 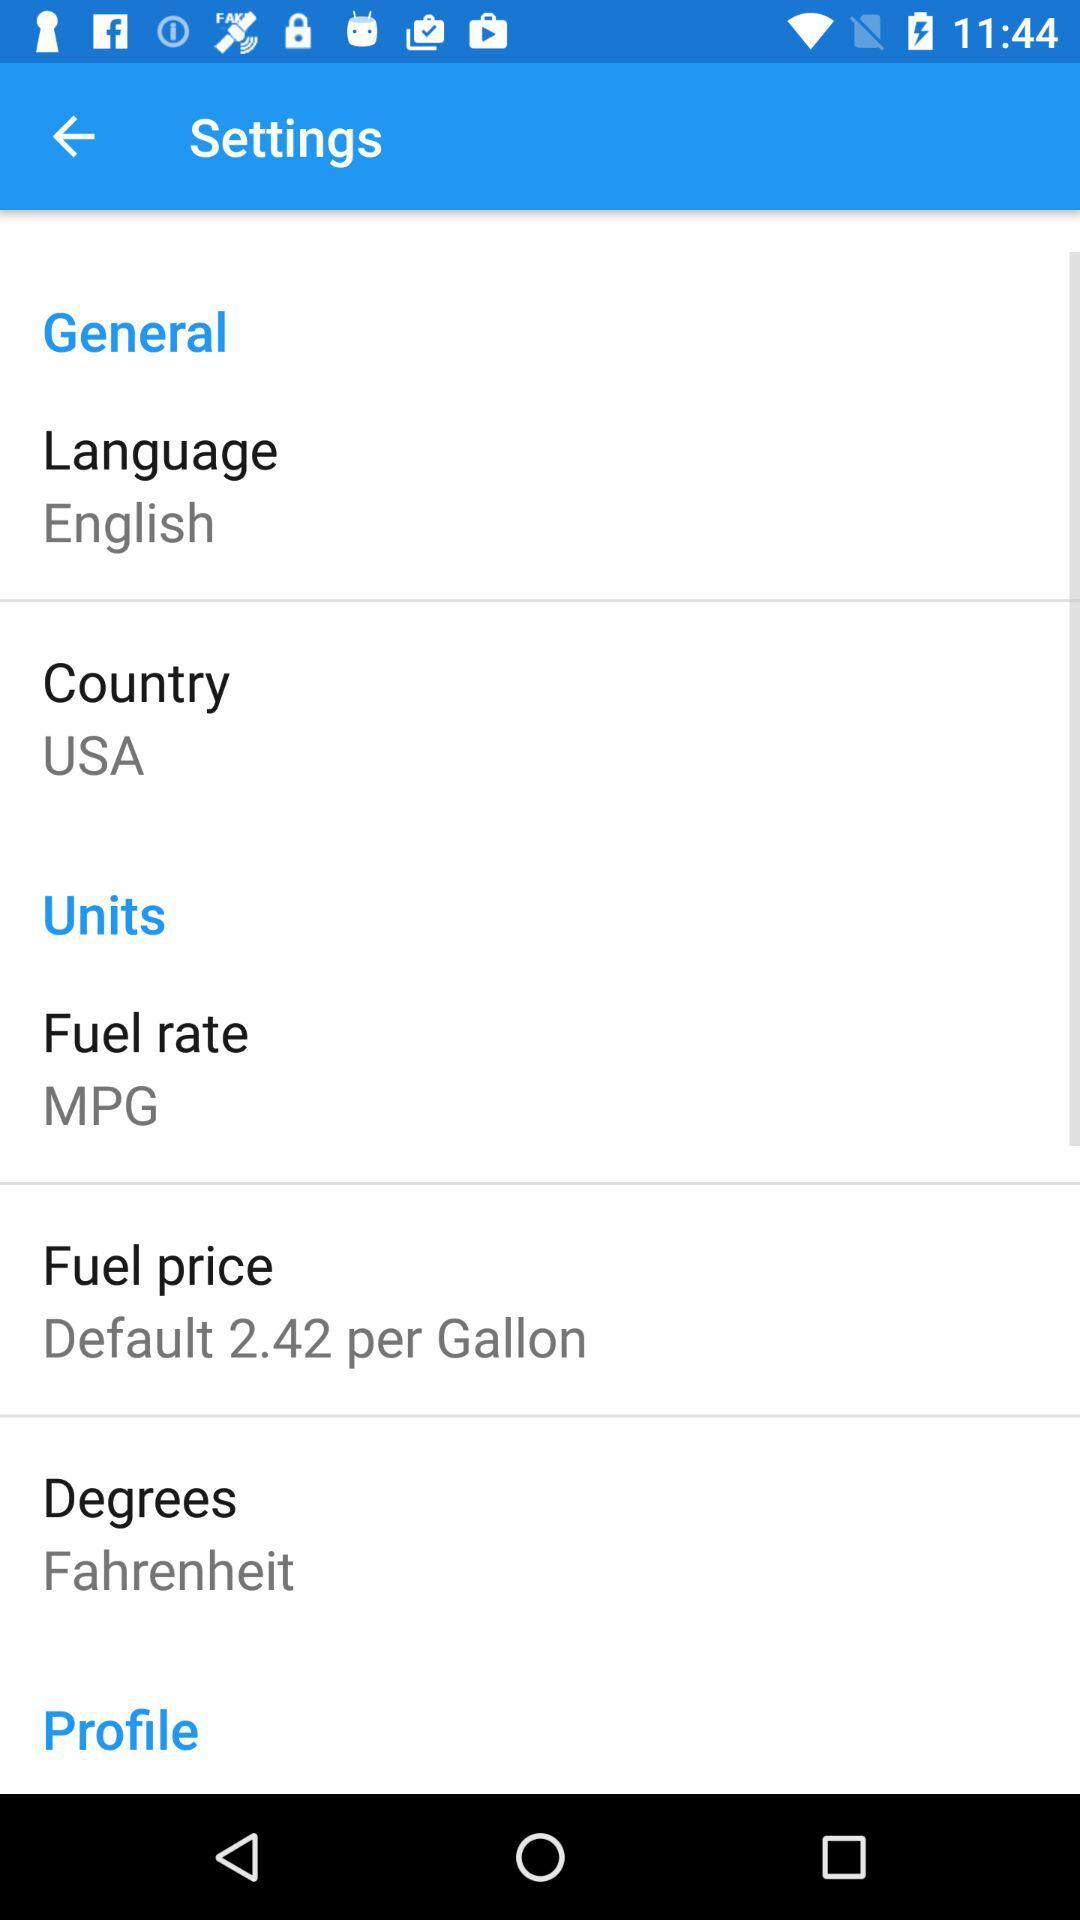 I want to click on the fahrenheit, so click(x=167, y=1567).